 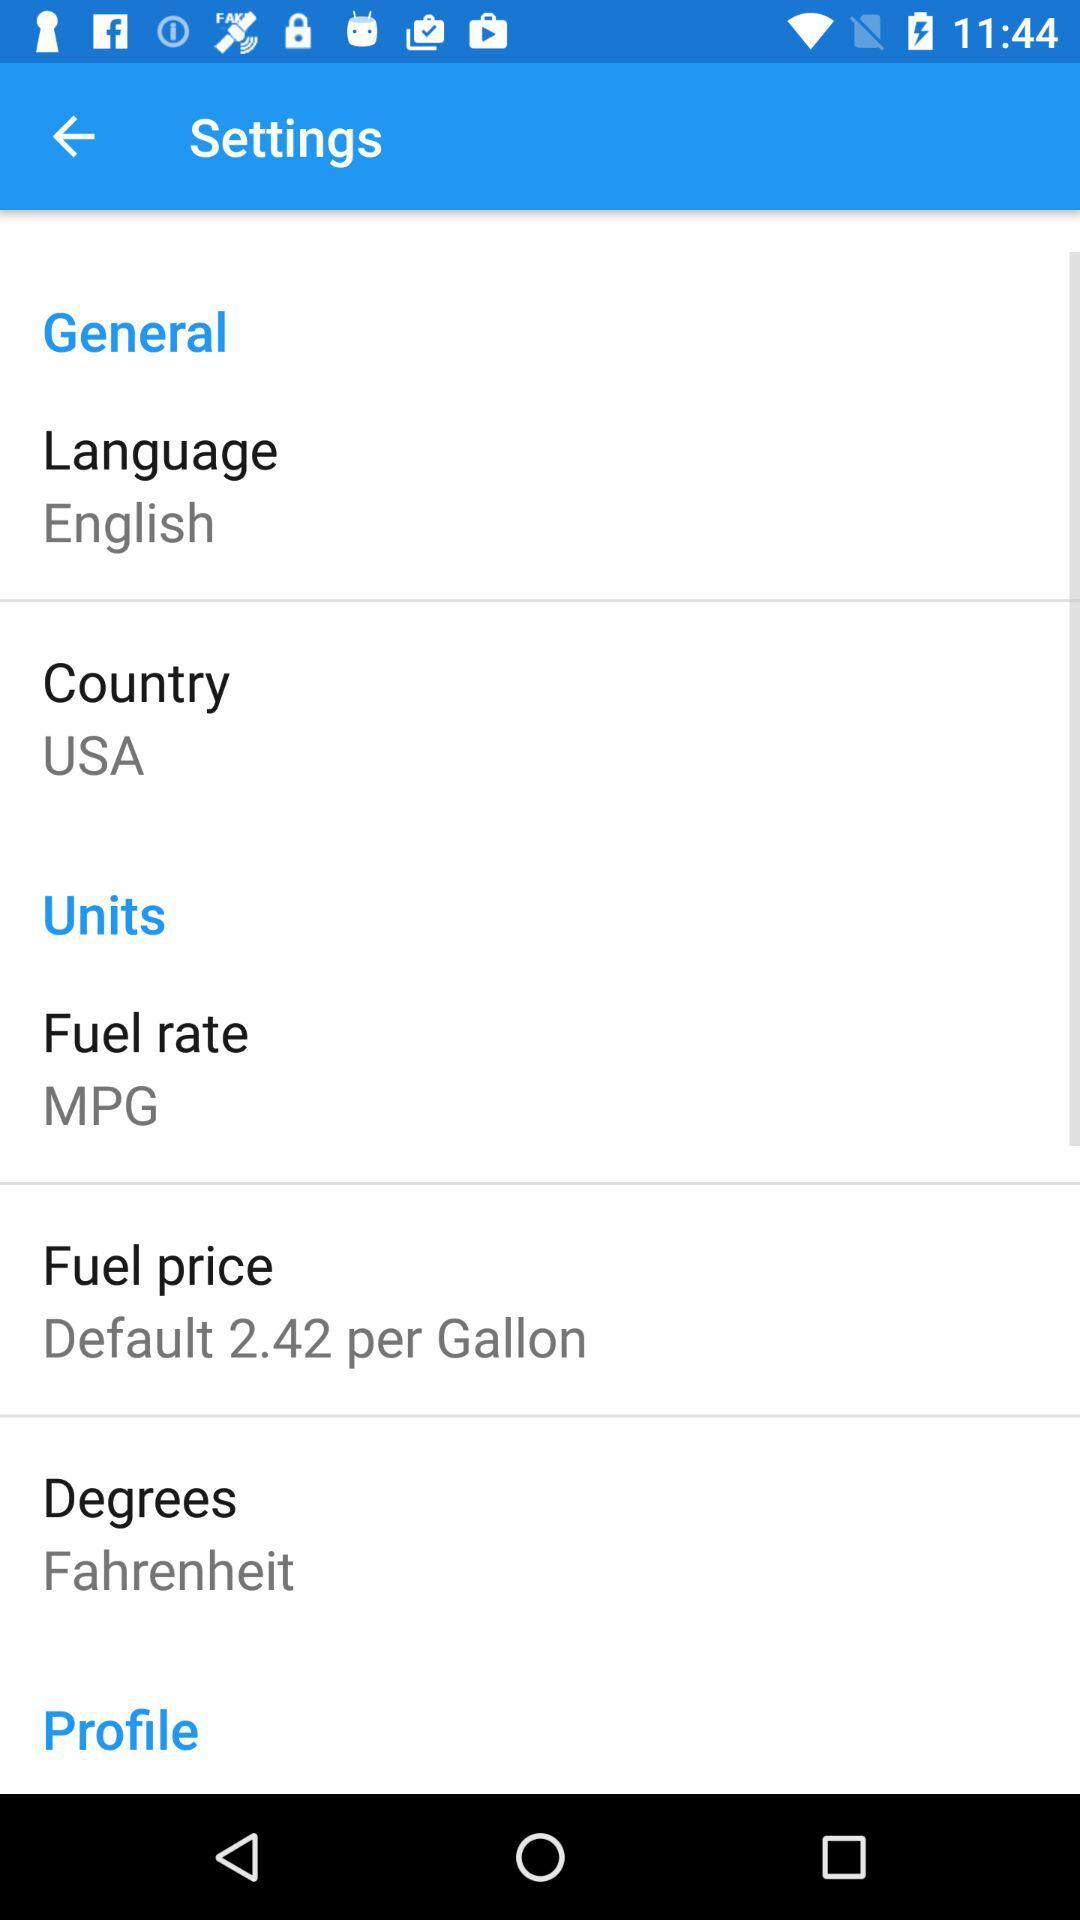 I want to click on the fahrenheit, so click(x=167, y=1567).